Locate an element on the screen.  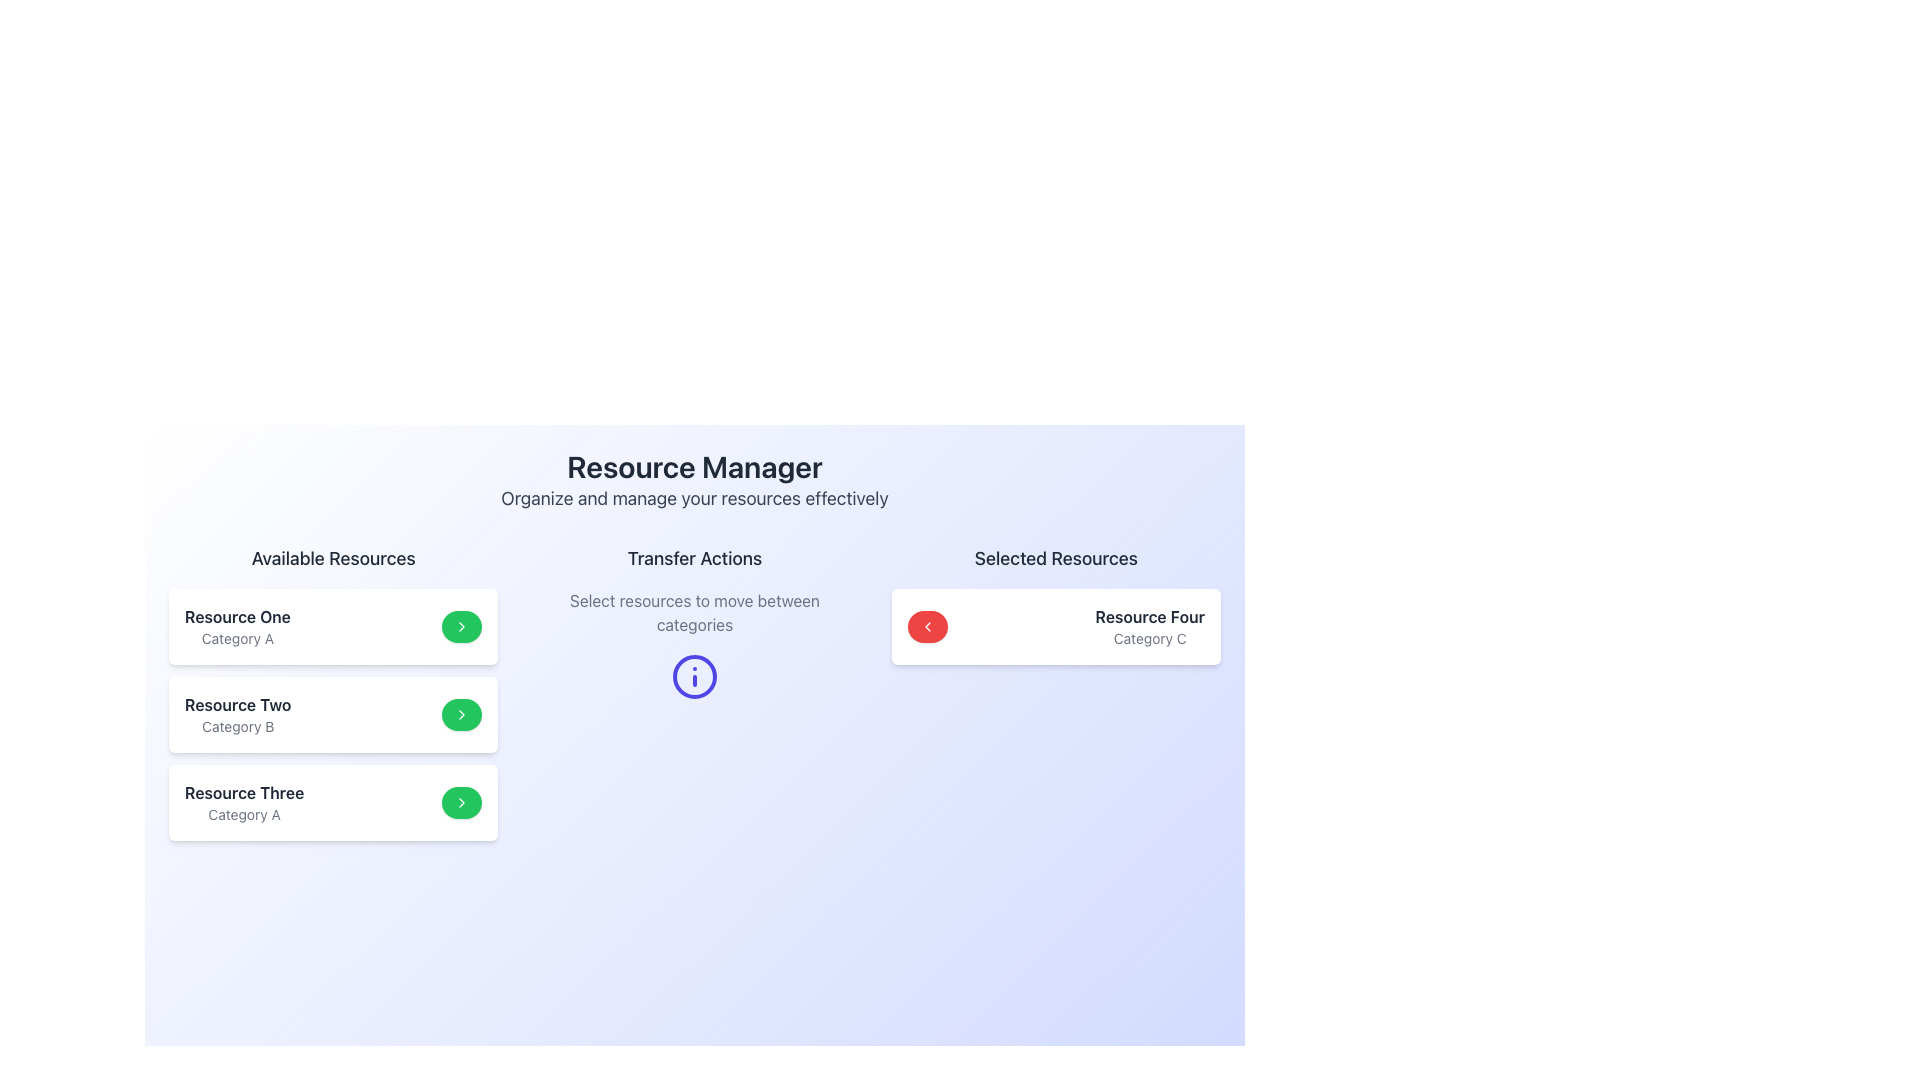
the icon button positioned to the right of the 'Resource Three' button is located at coordinates (460, 801).